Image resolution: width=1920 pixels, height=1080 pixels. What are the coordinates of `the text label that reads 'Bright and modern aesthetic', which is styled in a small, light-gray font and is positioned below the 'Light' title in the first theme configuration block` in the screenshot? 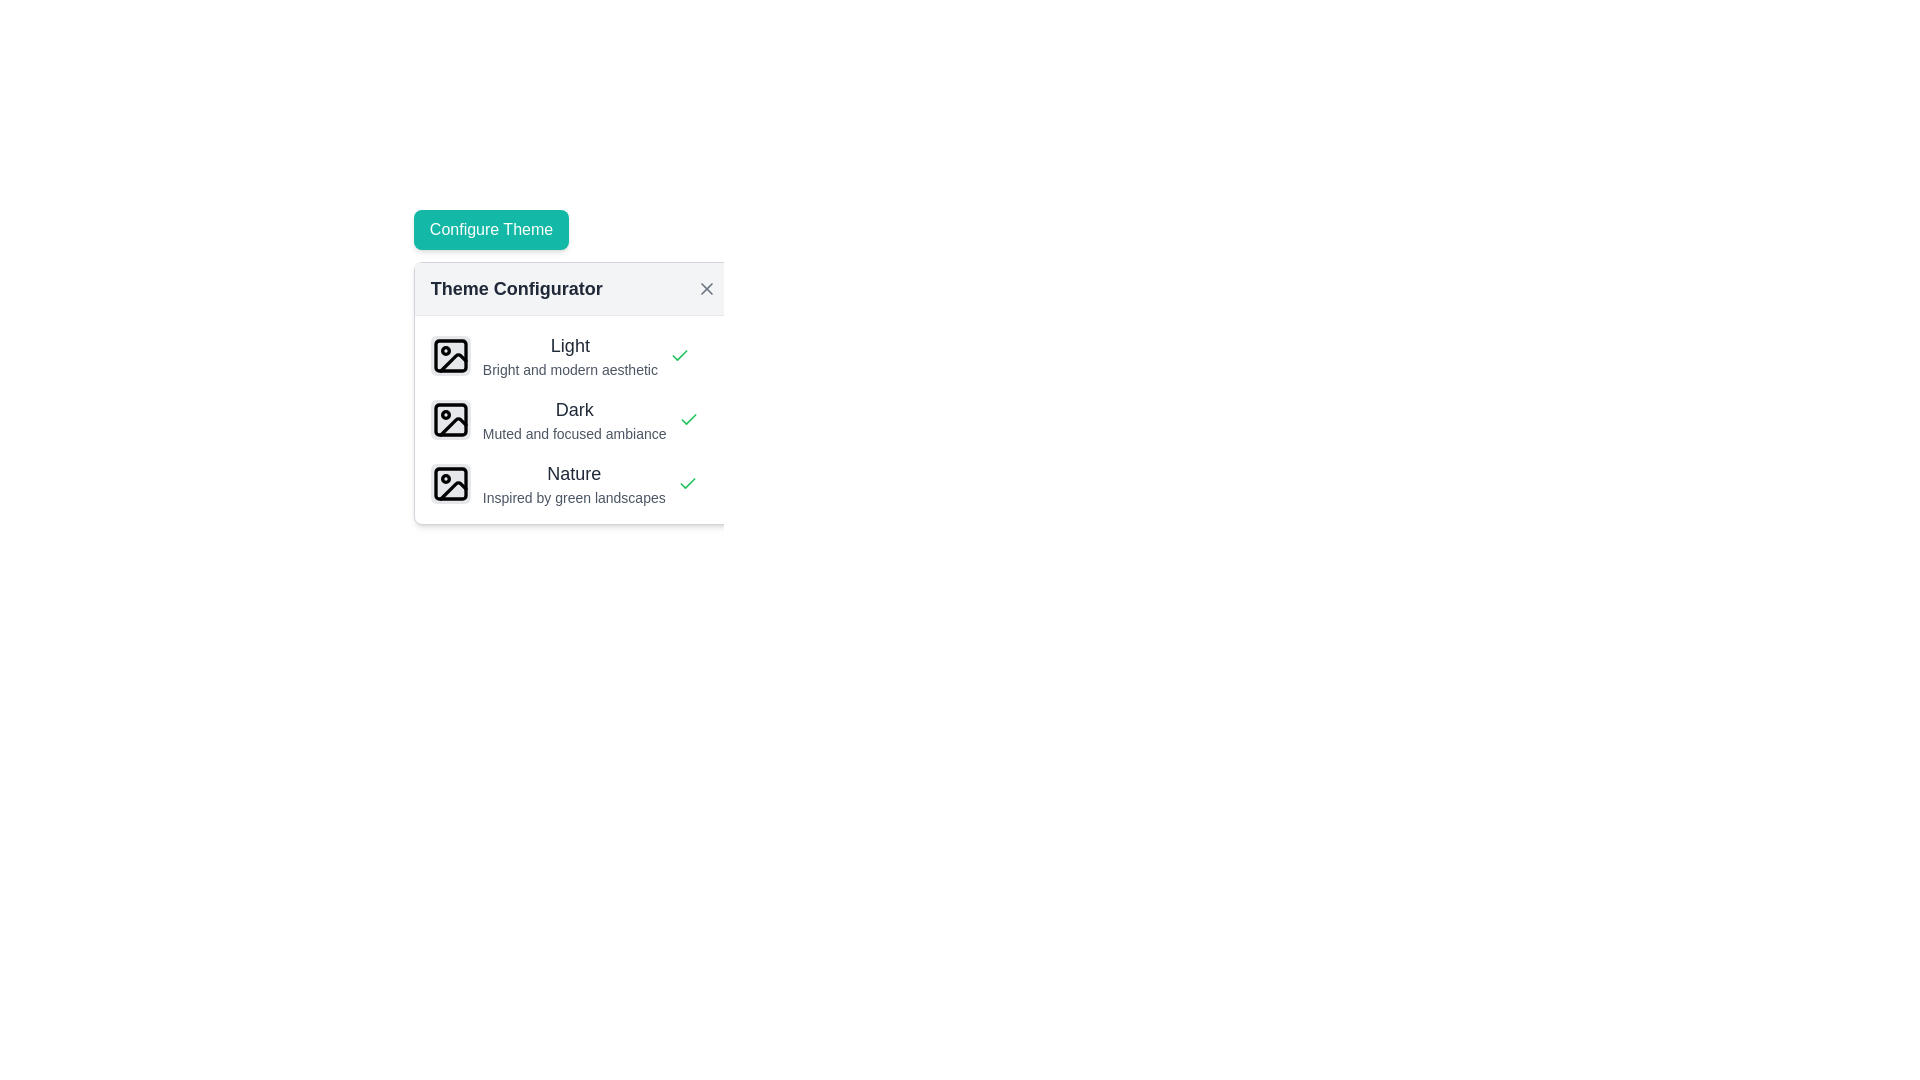 It's located at (569, 370).